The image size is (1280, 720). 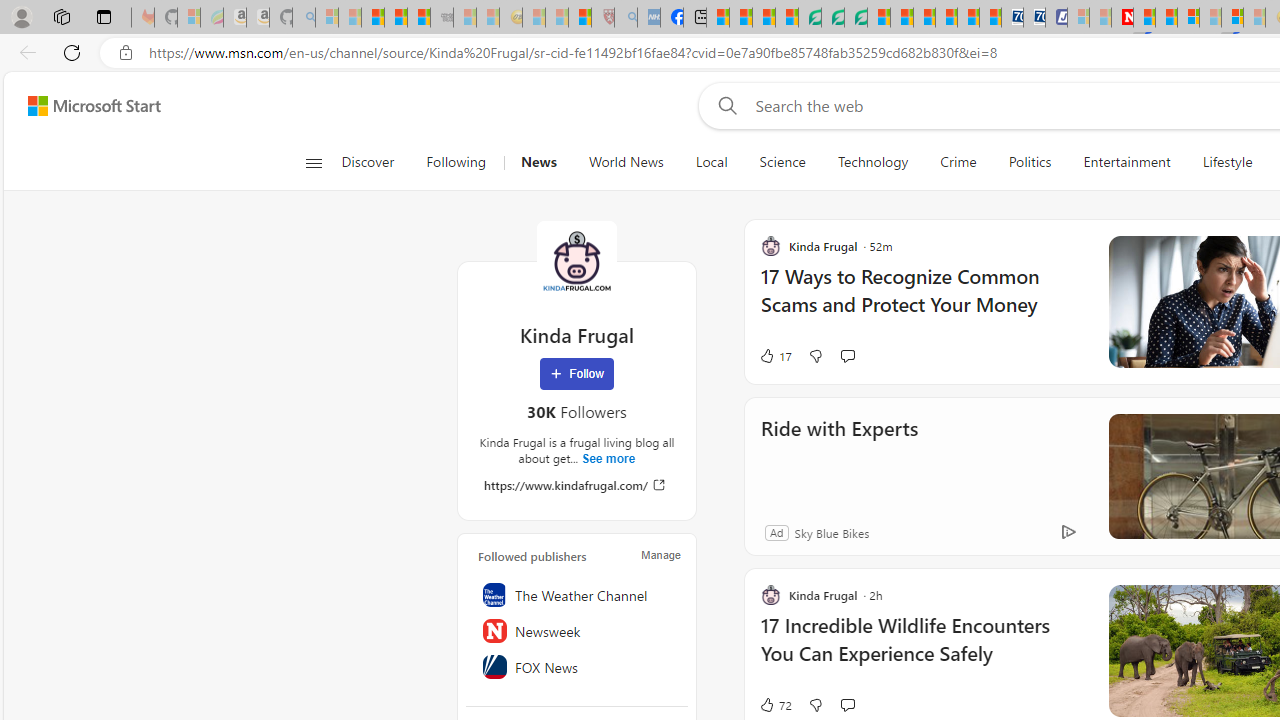 What do you see at coordinates (576, 594) in the screenshot?
I see `'The Weather Channel'` at bounding box center [576, 594].